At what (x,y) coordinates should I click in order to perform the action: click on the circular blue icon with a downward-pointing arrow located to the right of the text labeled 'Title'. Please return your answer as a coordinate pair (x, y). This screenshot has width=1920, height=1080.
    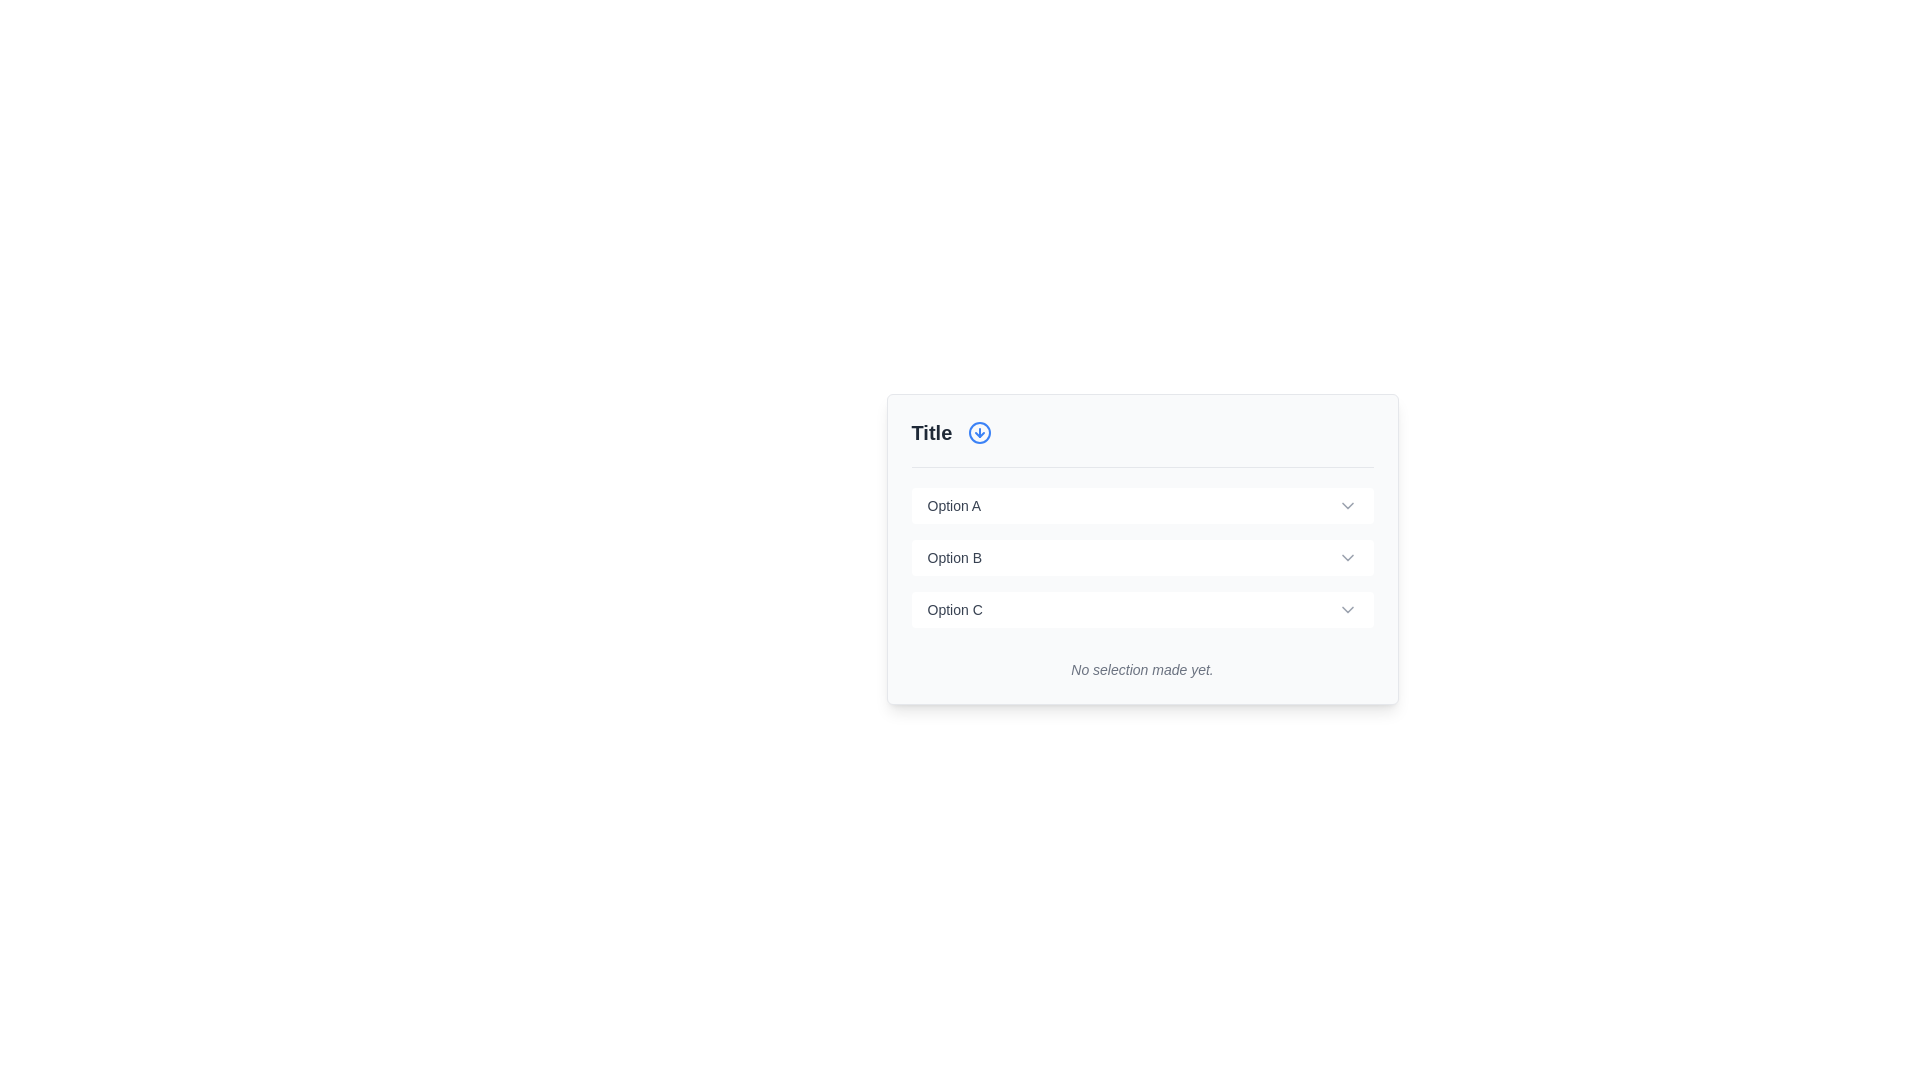
    Looking at the image, I should click on (980, 431).